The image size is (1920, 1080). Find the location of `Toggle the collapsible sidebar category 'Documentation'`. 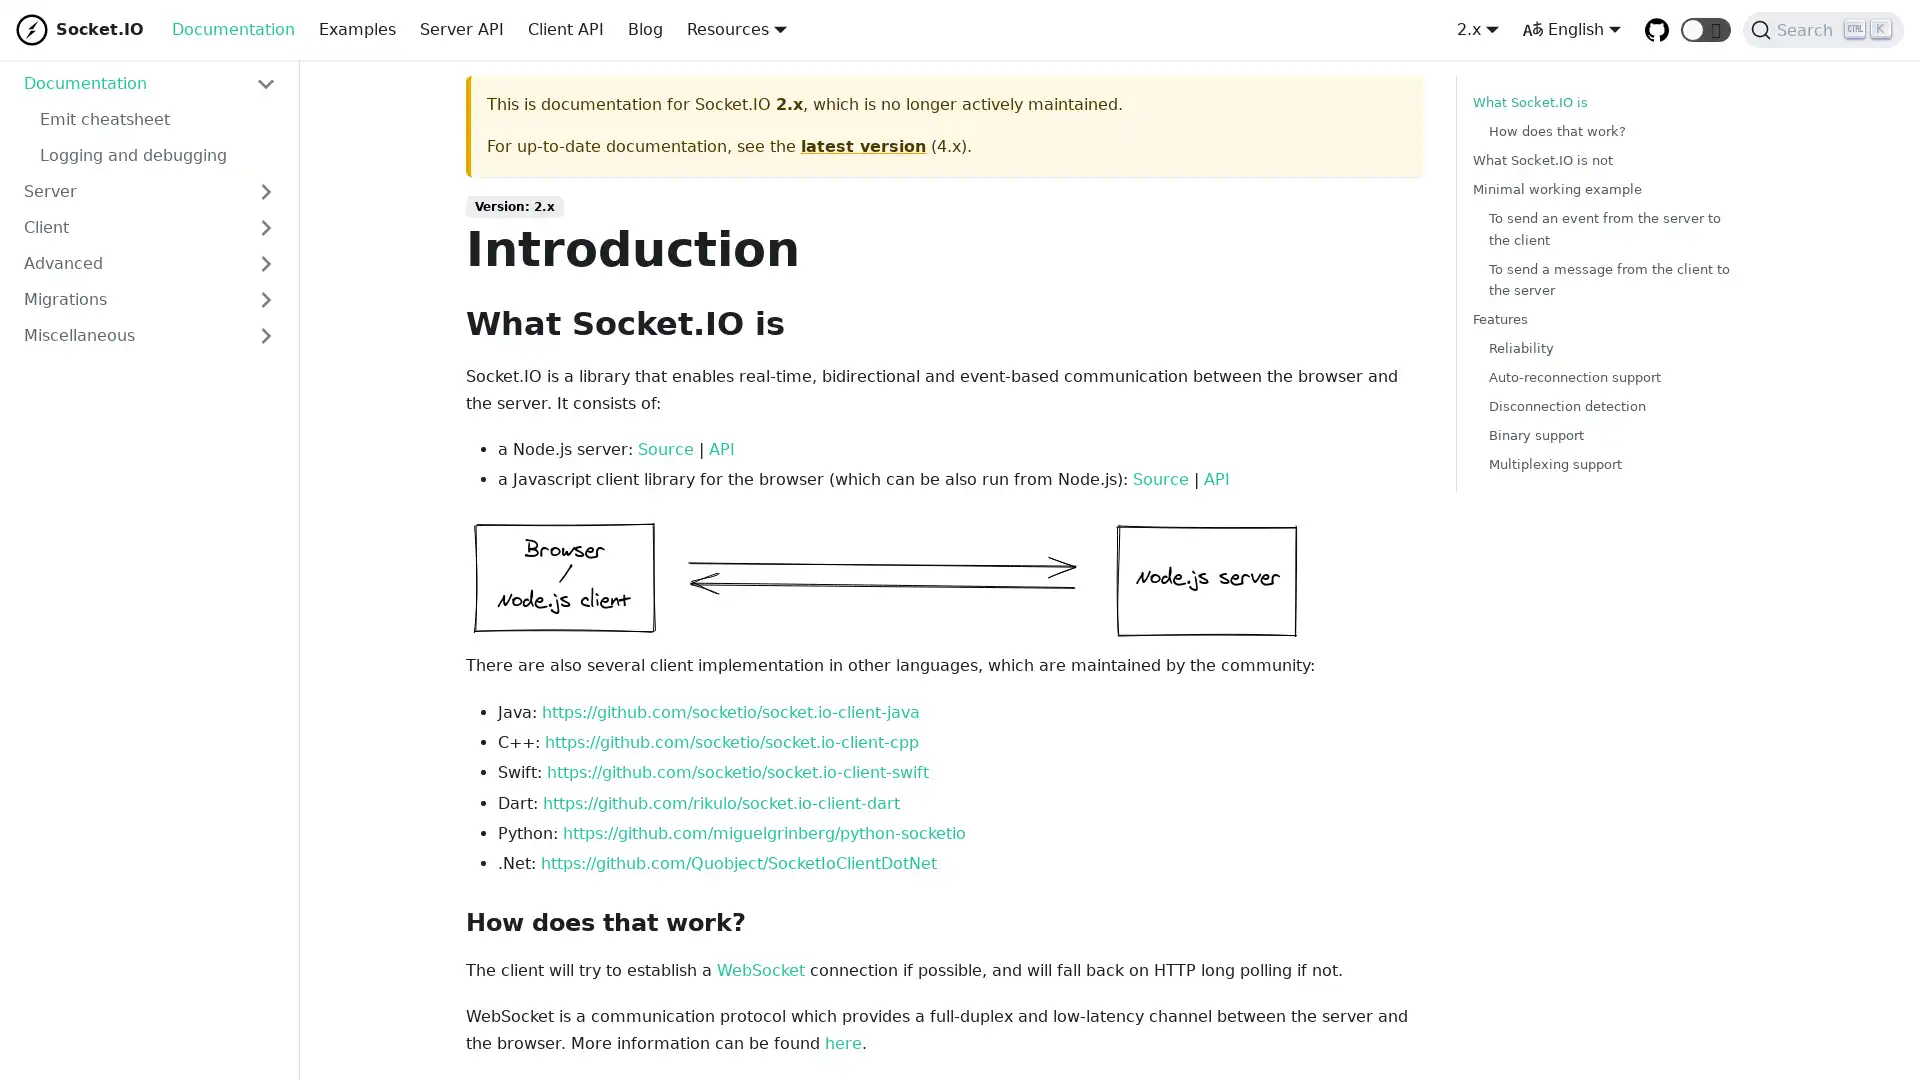

Toggle the collapsible sidebar category 'Documentation' is located at coordinates (264, 83).